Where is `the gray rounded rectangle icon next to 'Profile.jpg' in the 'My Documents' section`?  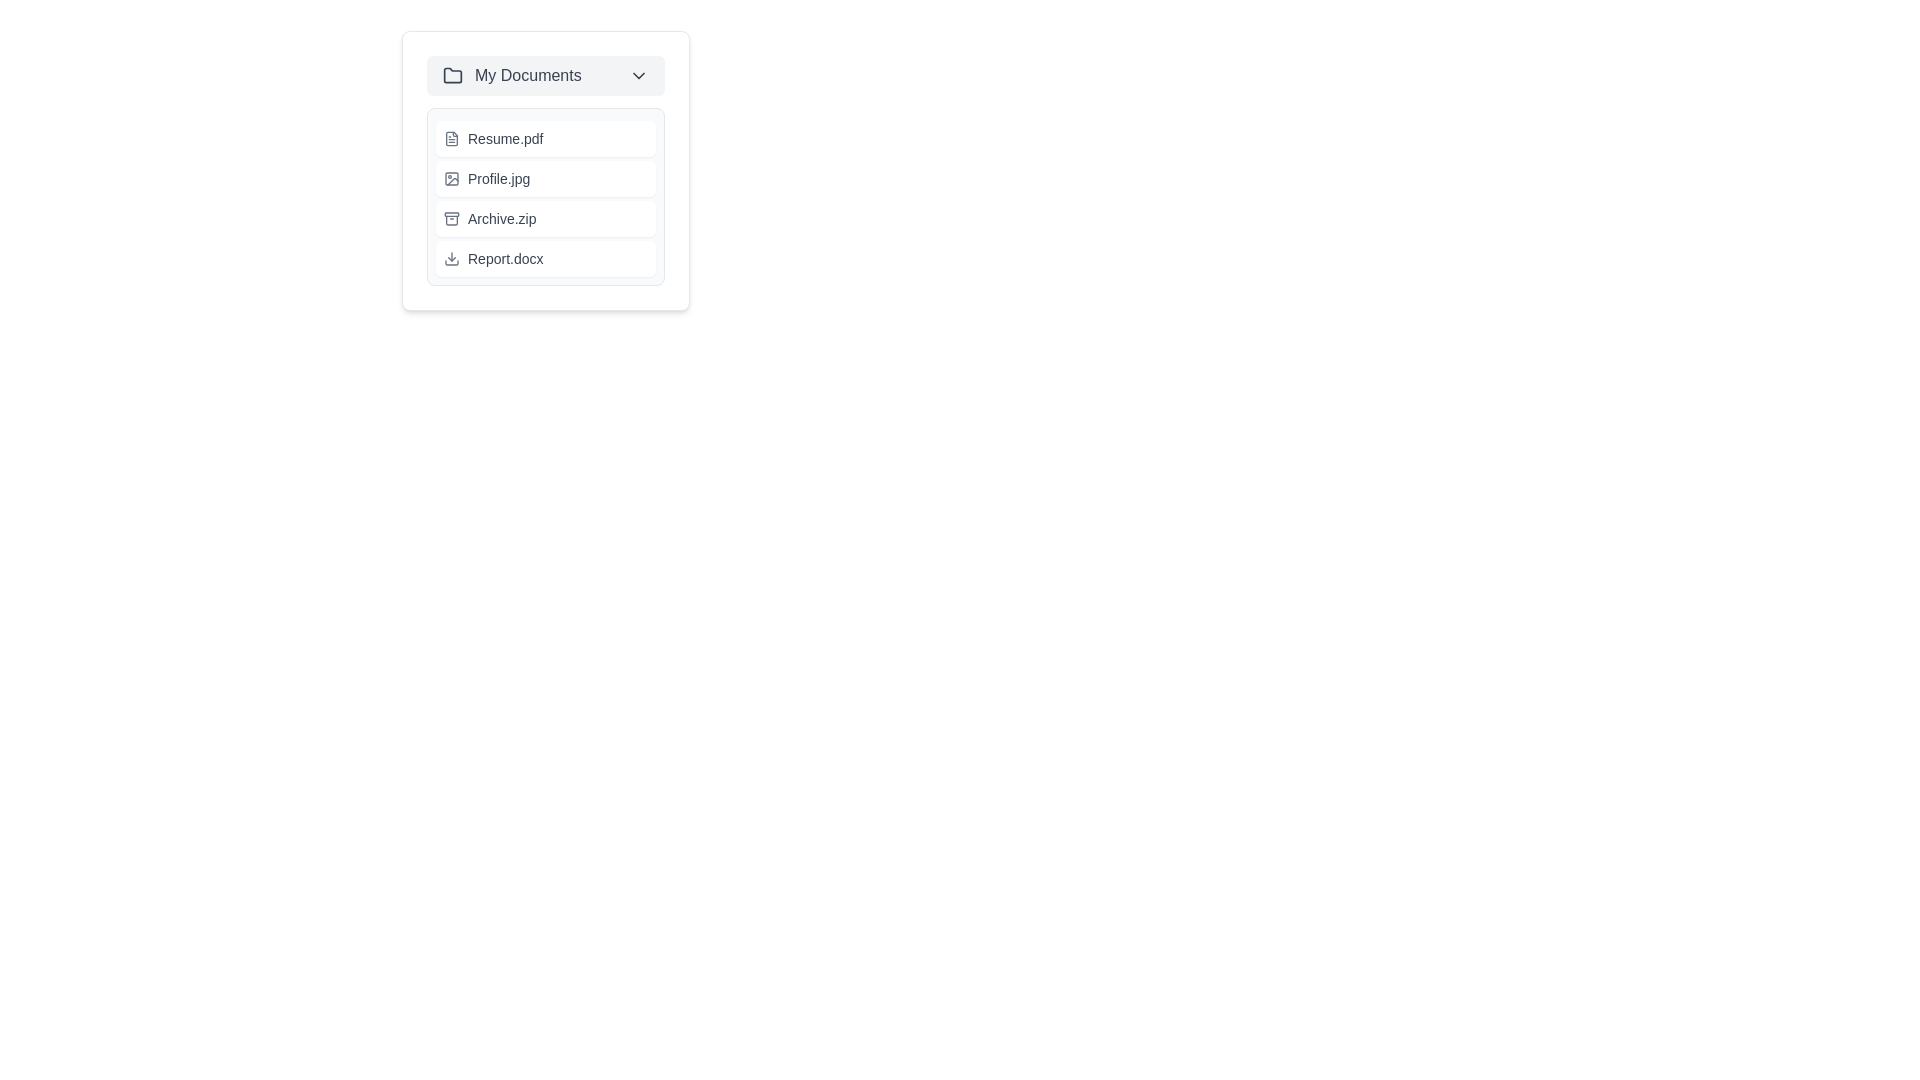 the gray rounded rectangle icon next to 'Profile.jpg' in the 'My Documents' section is located at coordinates (450, 177).